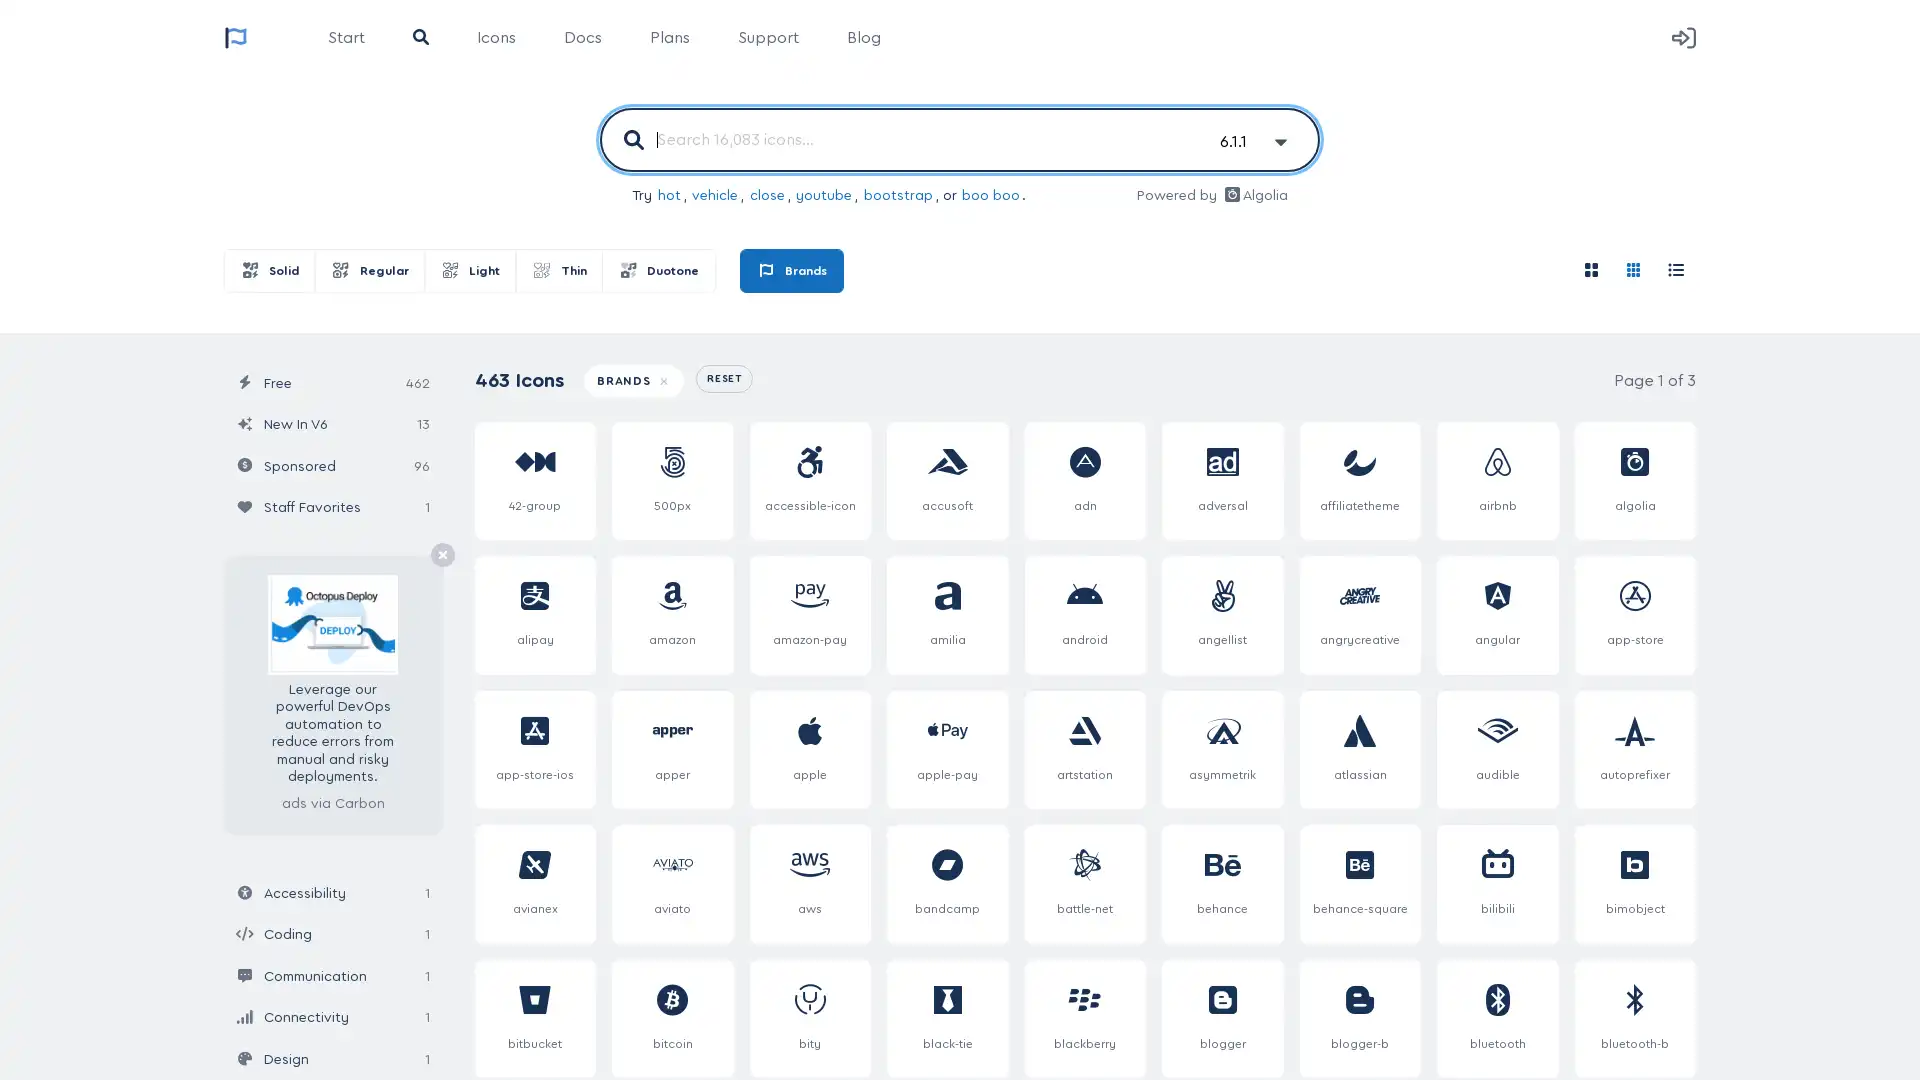  Describe the element at coordinates (810, 494) in the screenshot. I see `accessible-icon` at that location.